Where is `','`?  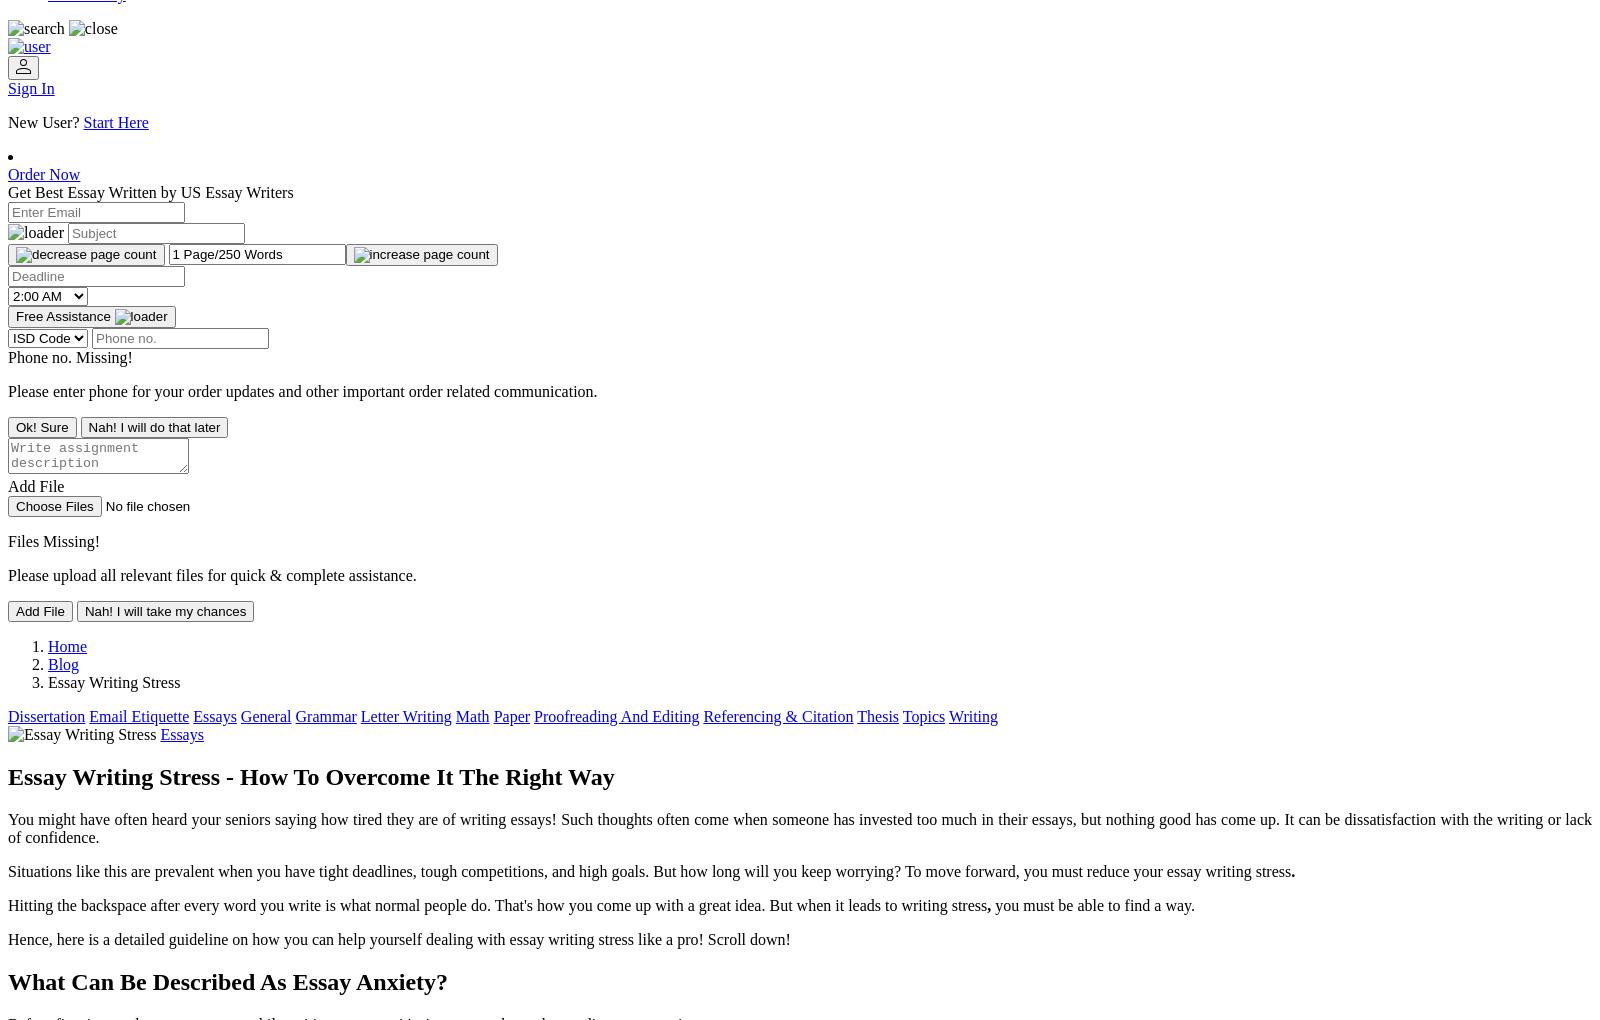
',' is located at coordinates (990, 904).